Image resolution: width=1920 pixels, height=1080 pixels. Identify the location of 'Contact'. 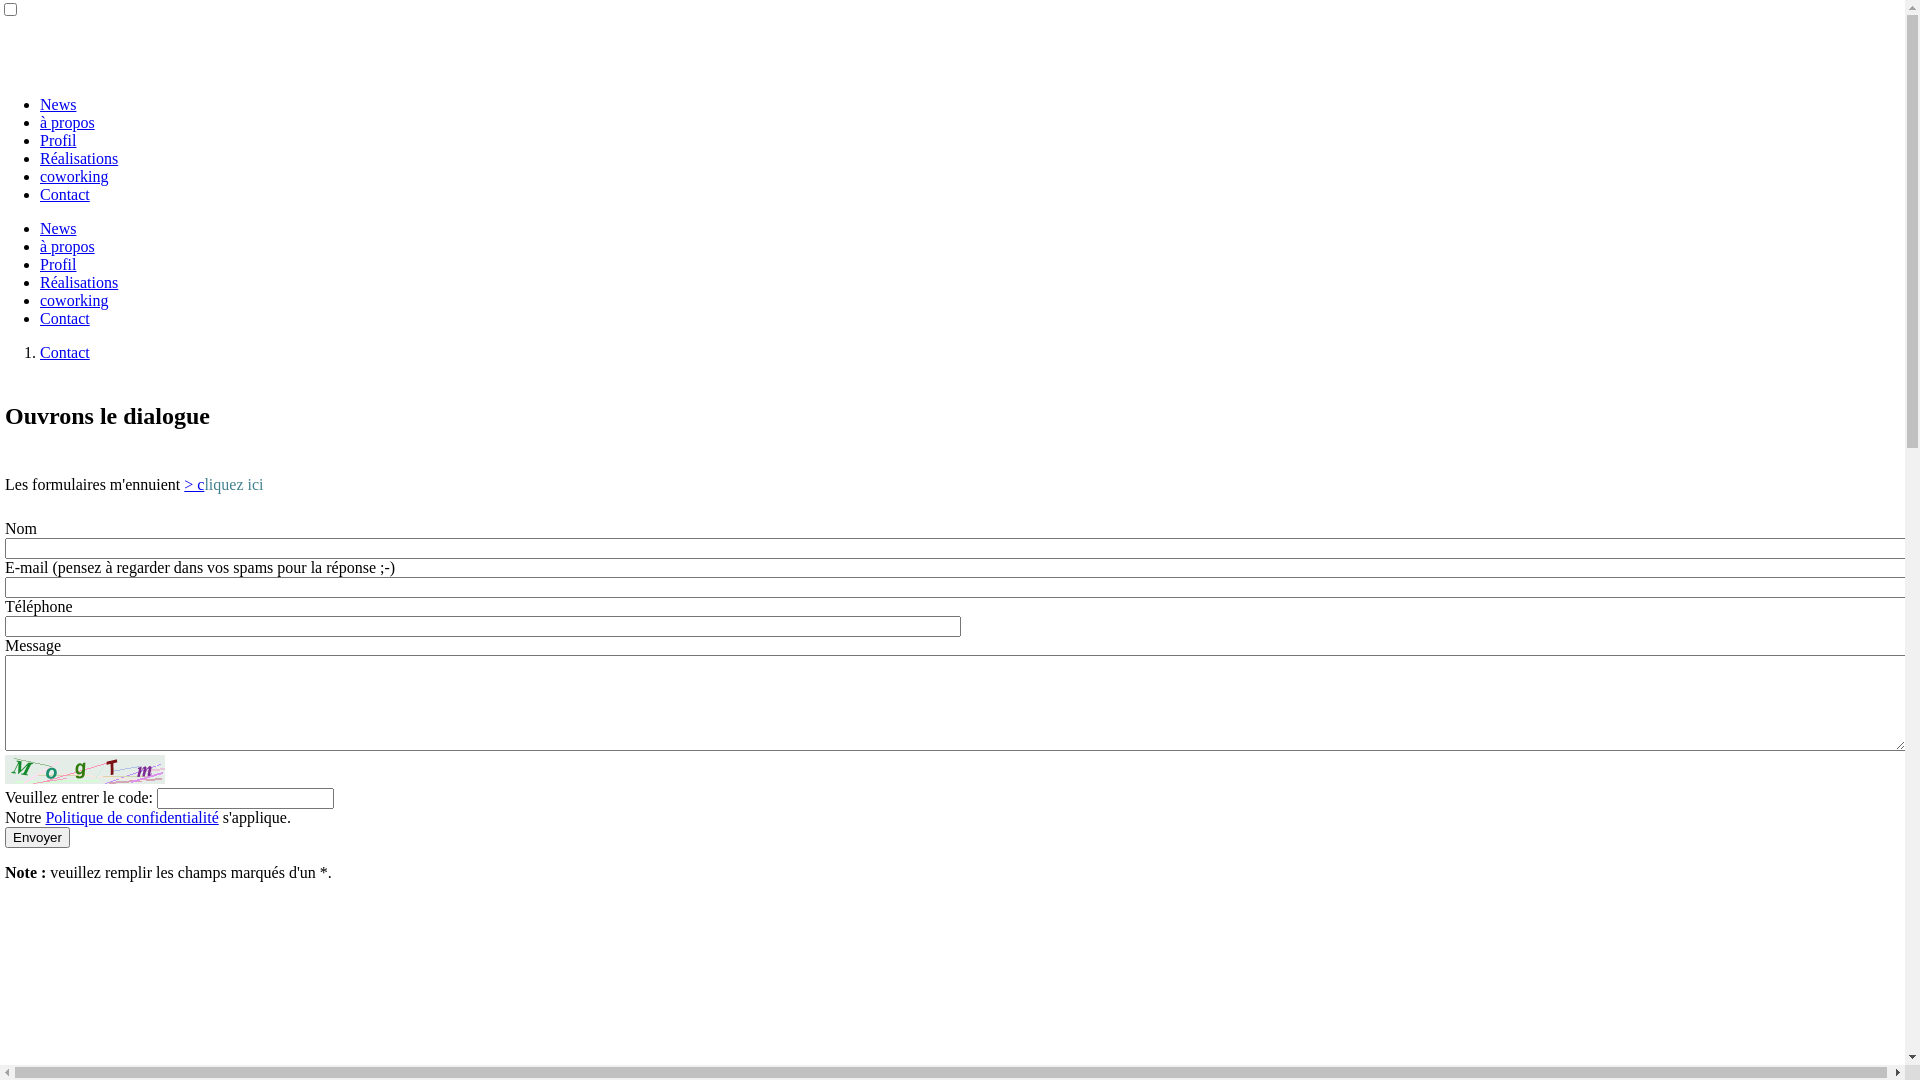
(65, 317).